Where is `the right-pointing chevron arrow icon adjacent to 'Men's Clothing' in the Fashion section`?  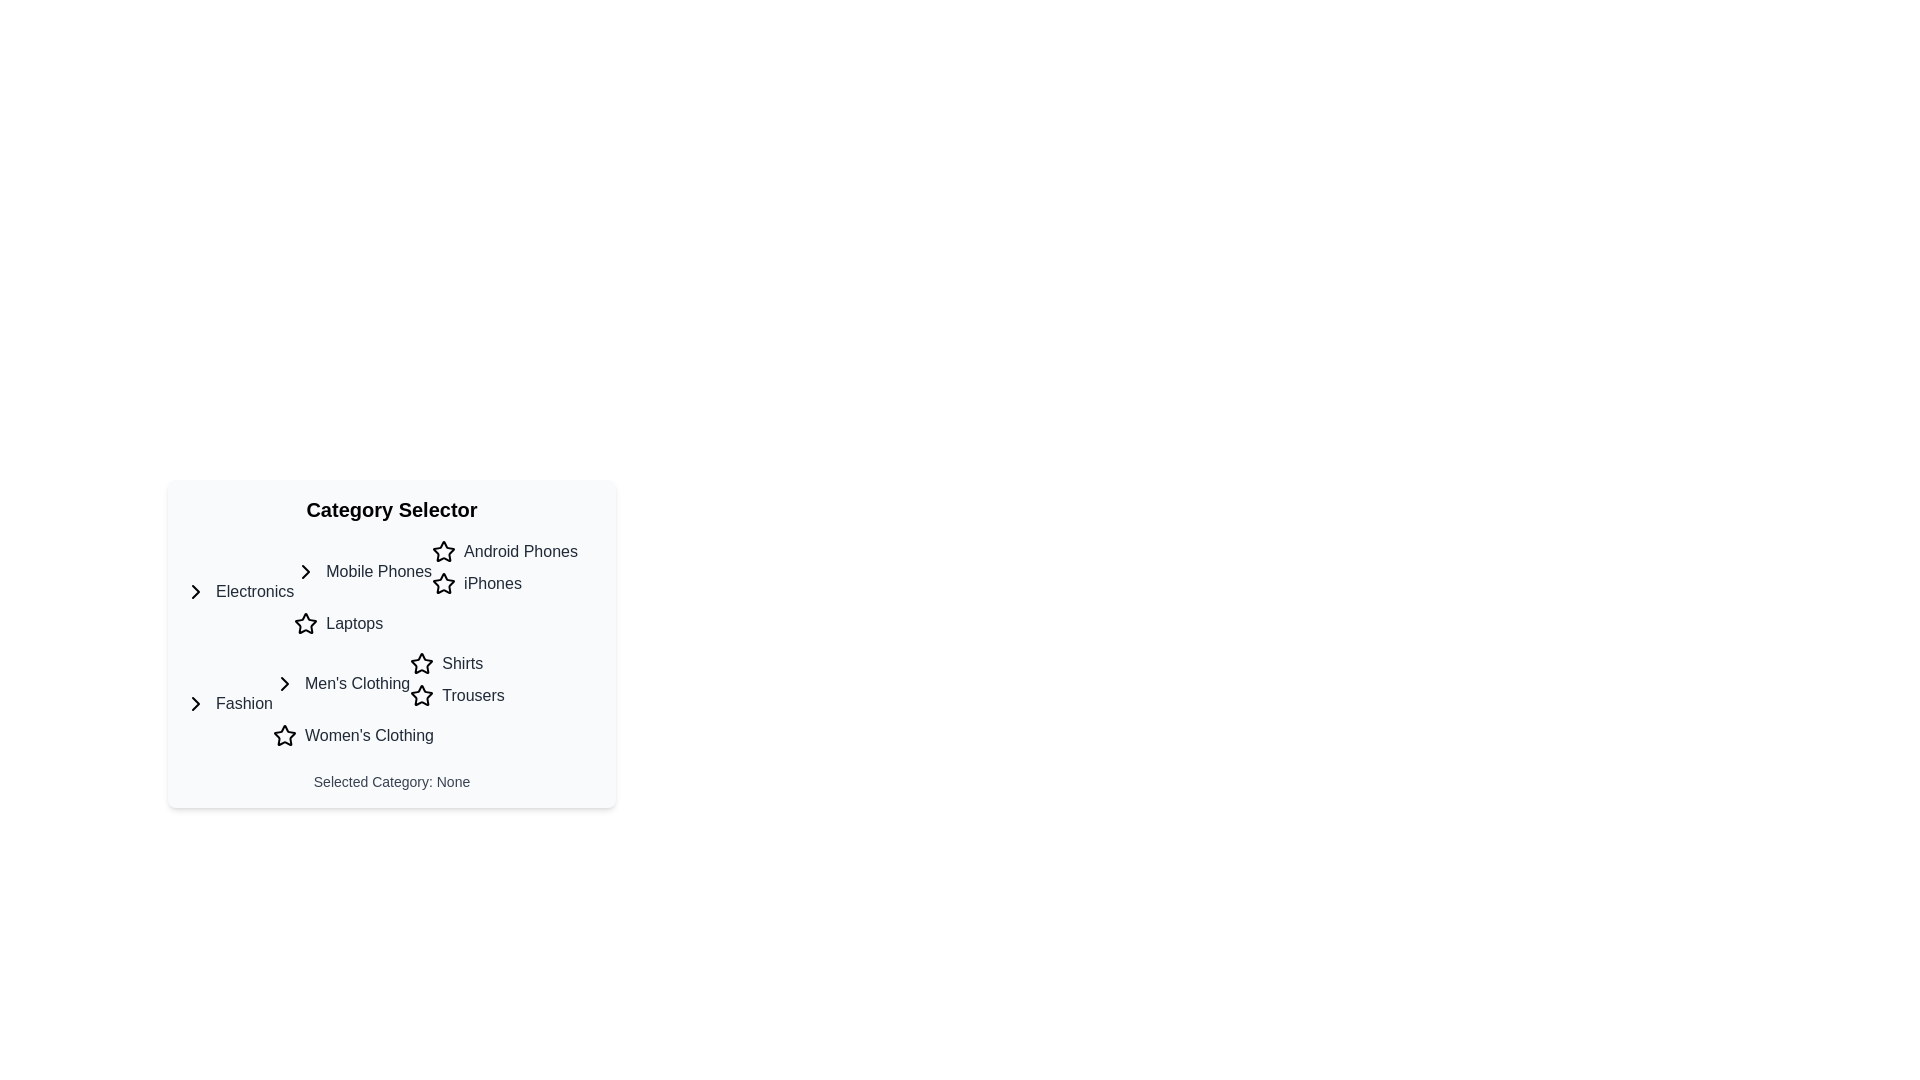
the right-pointing chevron arrow icon adjacent to 'Men's Clothing' in the Fashion section is located at coordinates (283, 682).